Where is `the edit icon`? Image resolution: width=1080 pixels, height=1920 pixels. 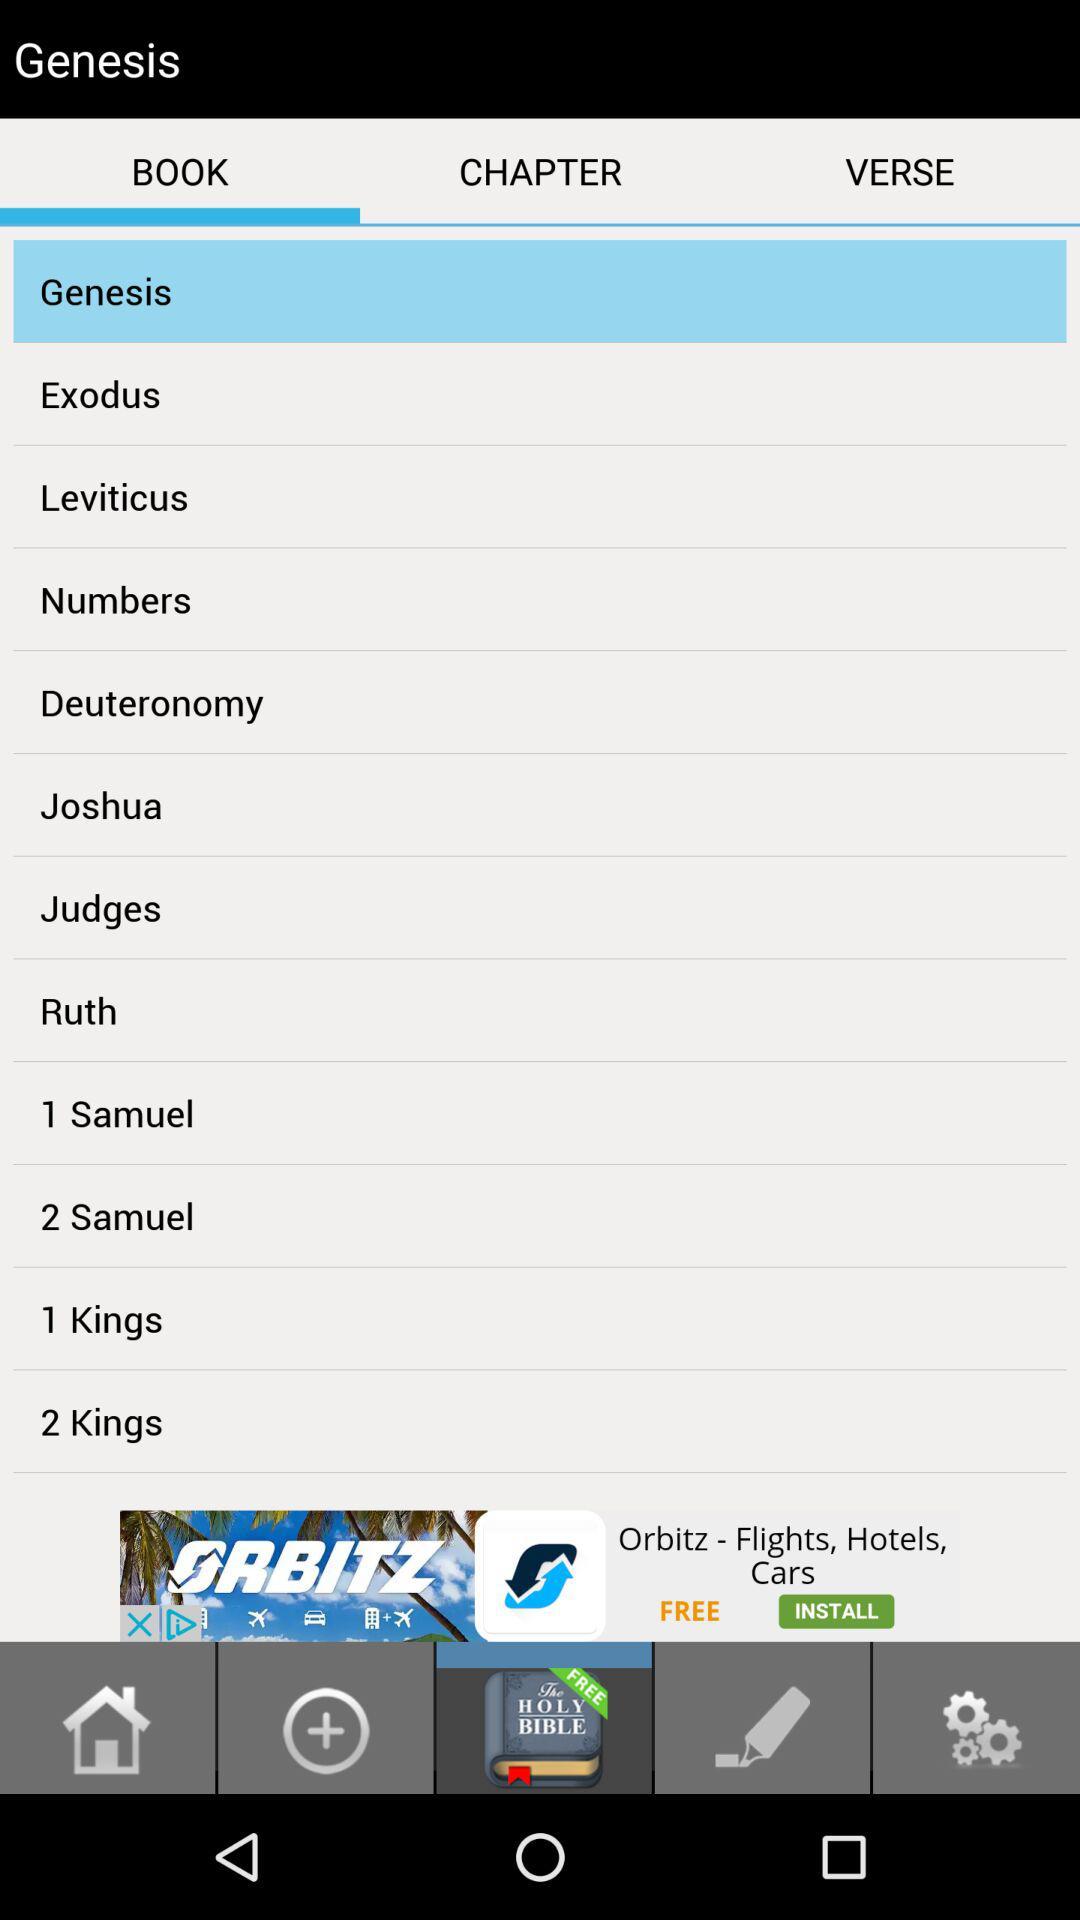 the edit icon is located at coordinates (762, 1851).